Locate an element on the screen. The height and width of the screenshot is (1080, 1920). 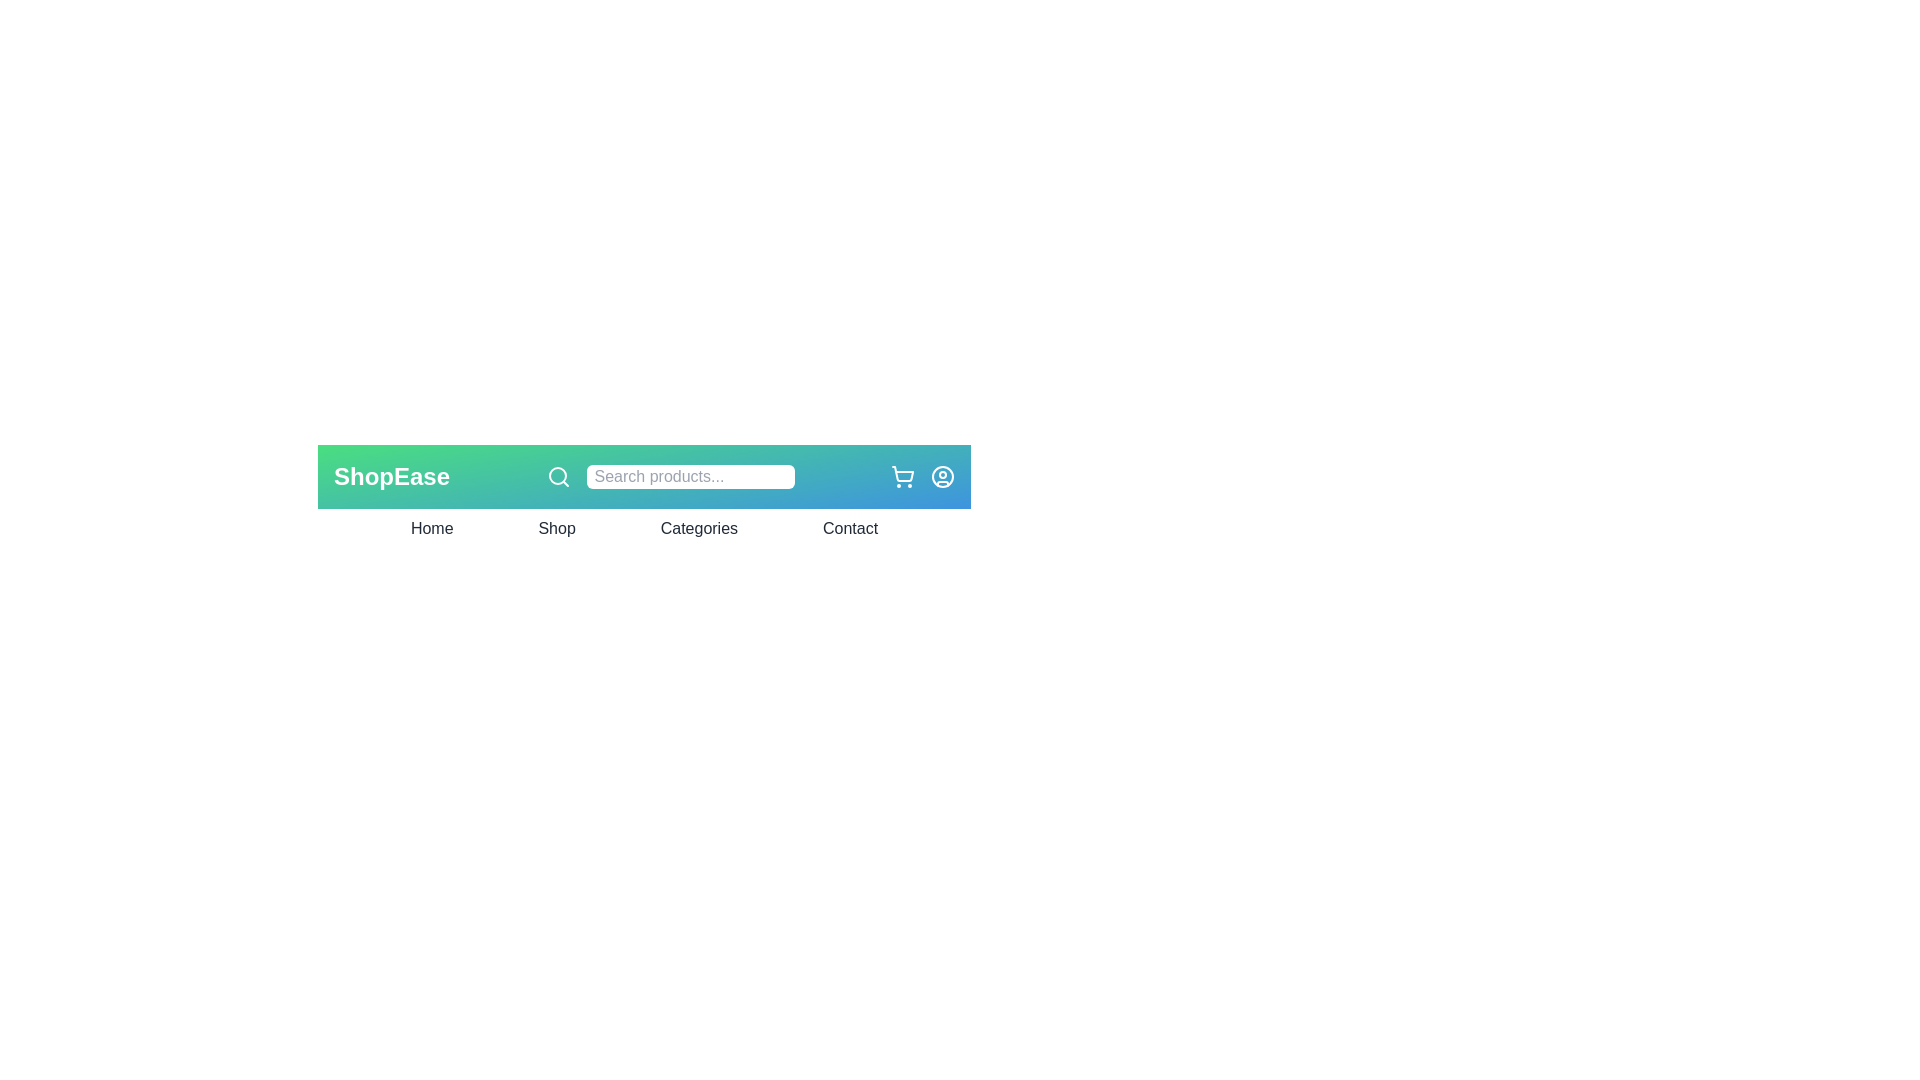
the user profile icon is located at coordinates (941, 477).